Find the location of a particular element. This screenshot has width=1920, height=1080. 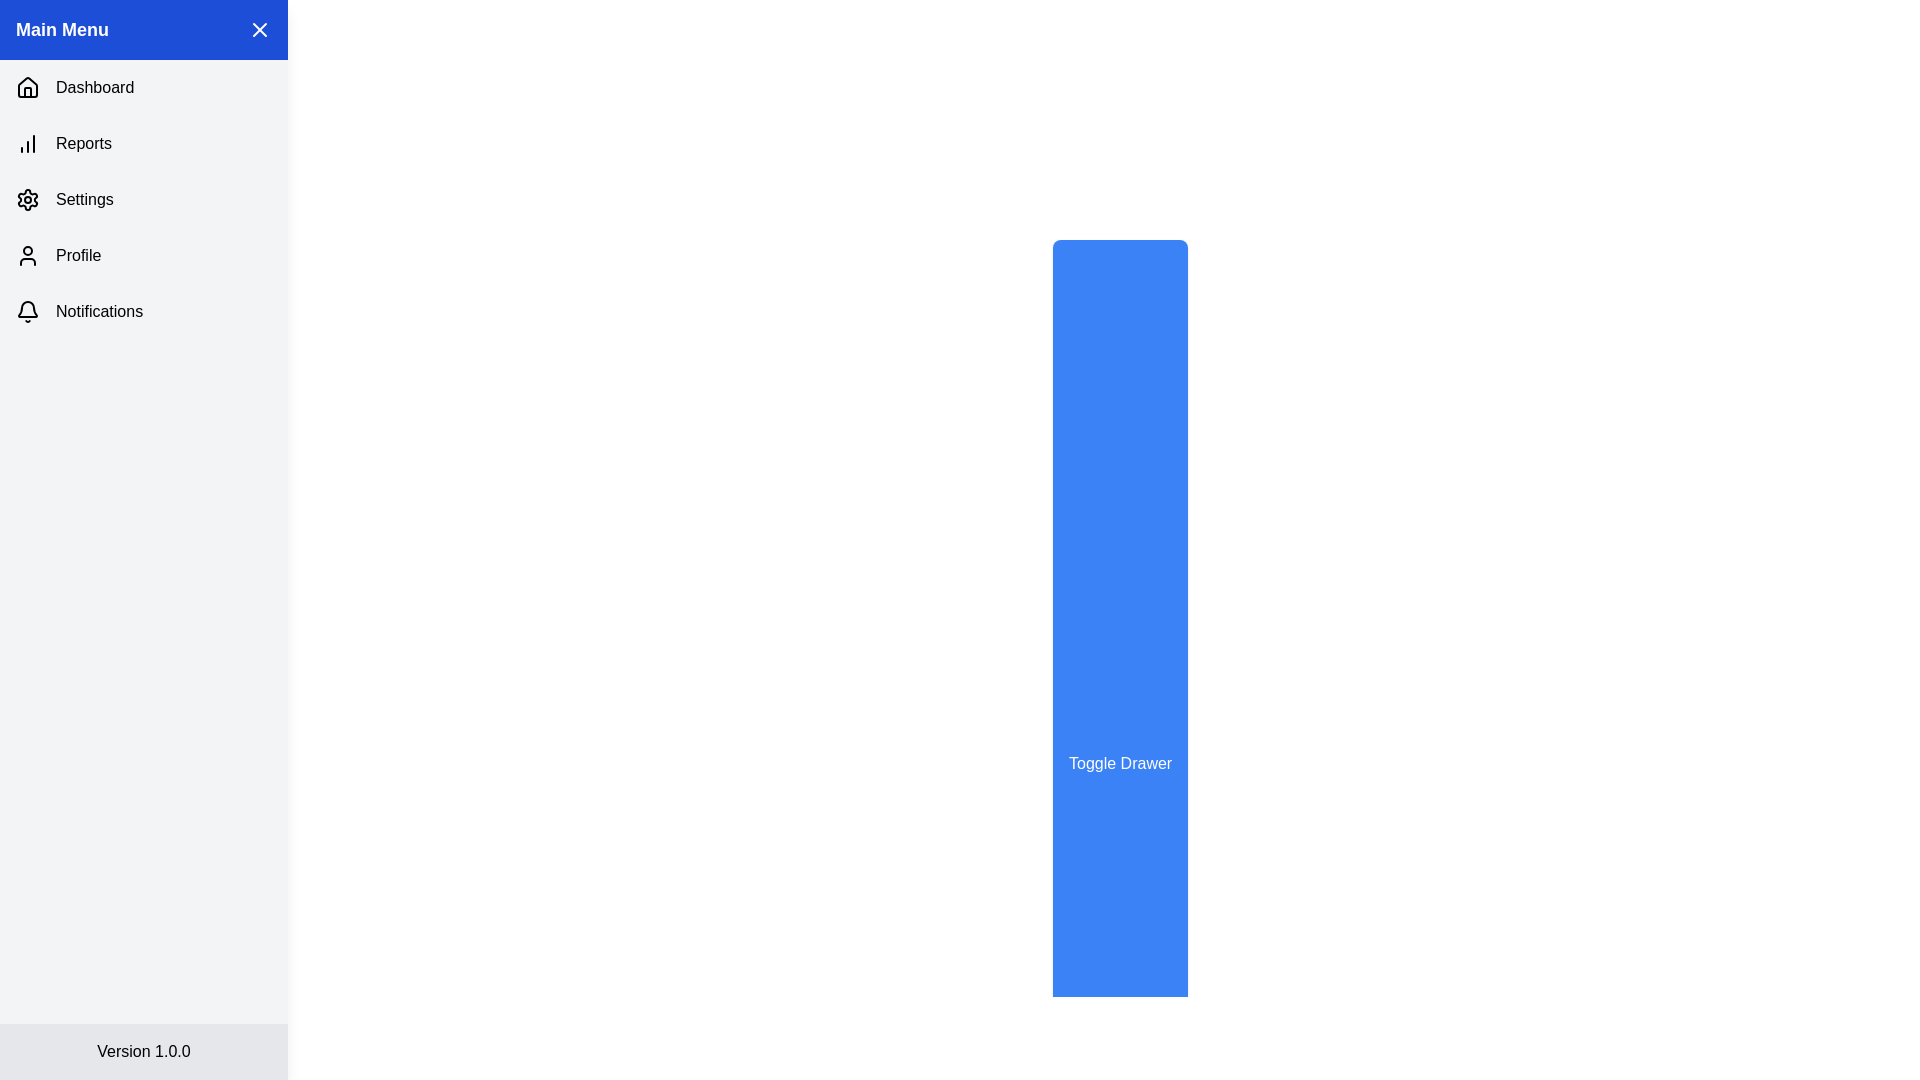

the Notification Bell icon located in the navigation menu is located at coordinates (28, 309).